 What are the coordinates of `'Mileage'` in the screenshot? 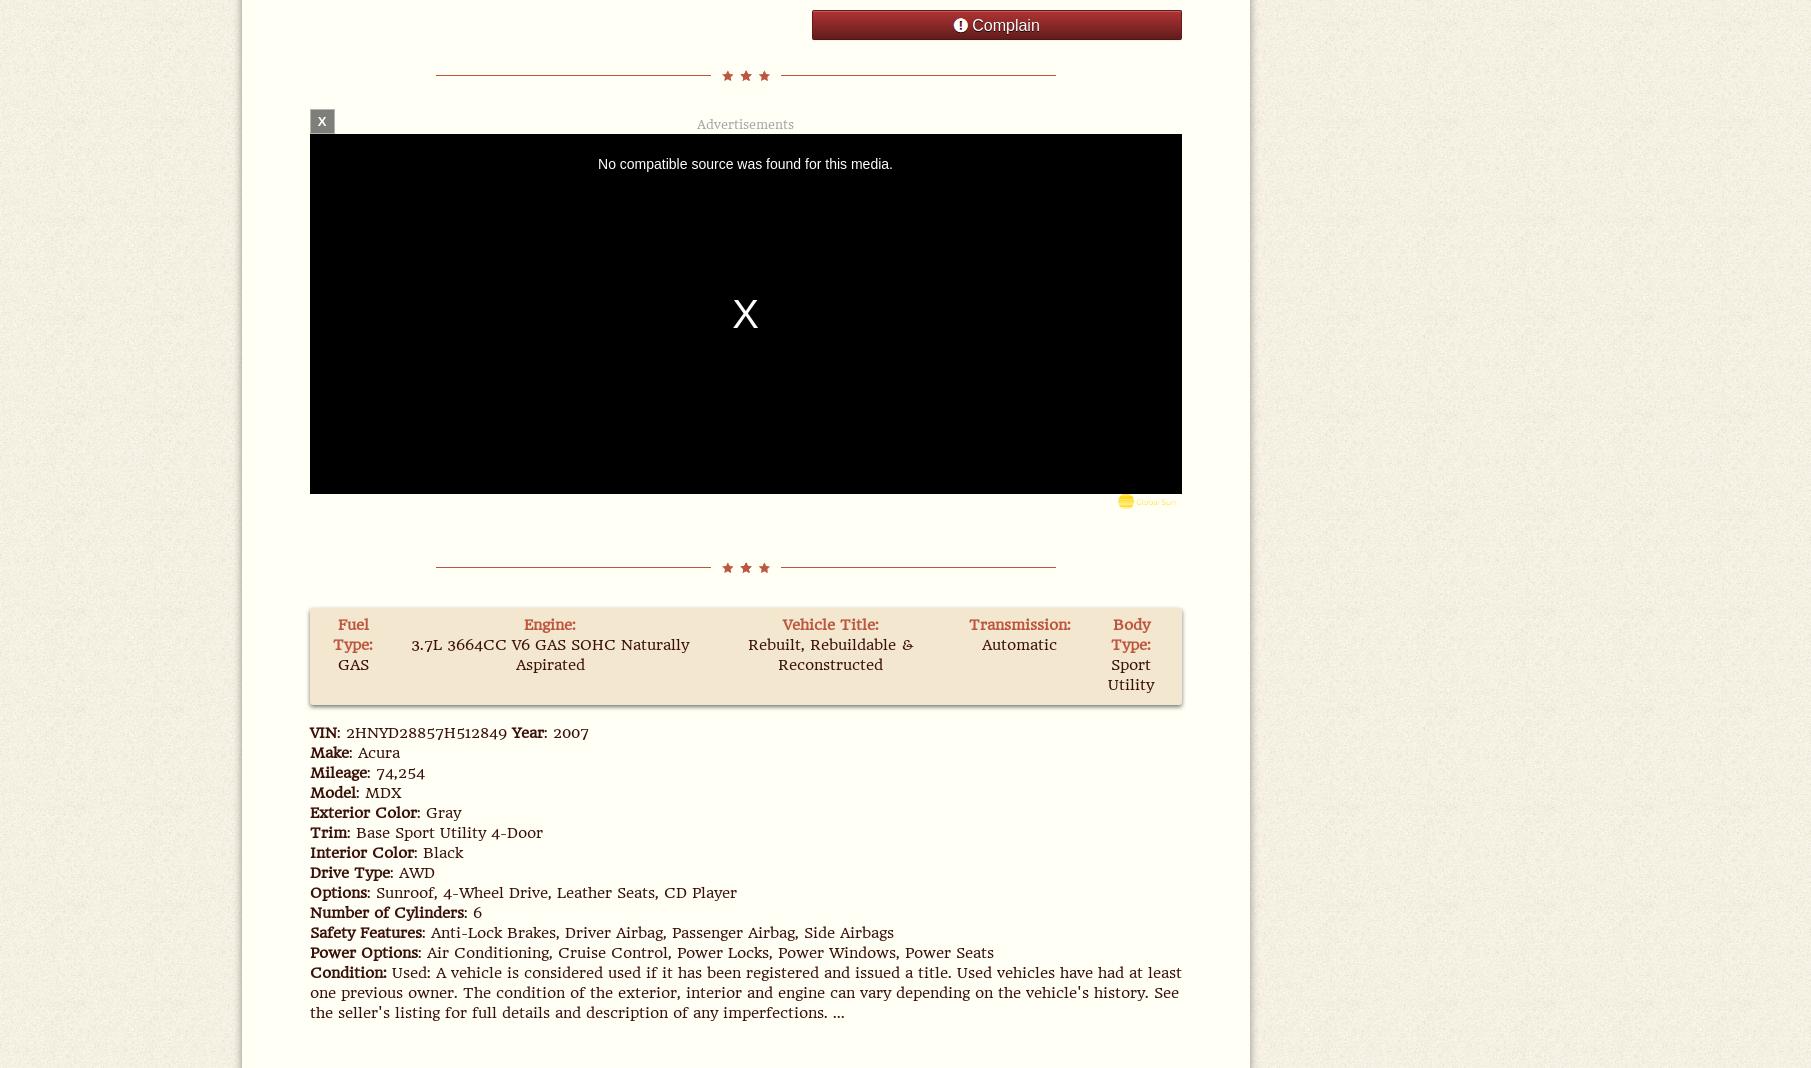 It's located at (336, 773).